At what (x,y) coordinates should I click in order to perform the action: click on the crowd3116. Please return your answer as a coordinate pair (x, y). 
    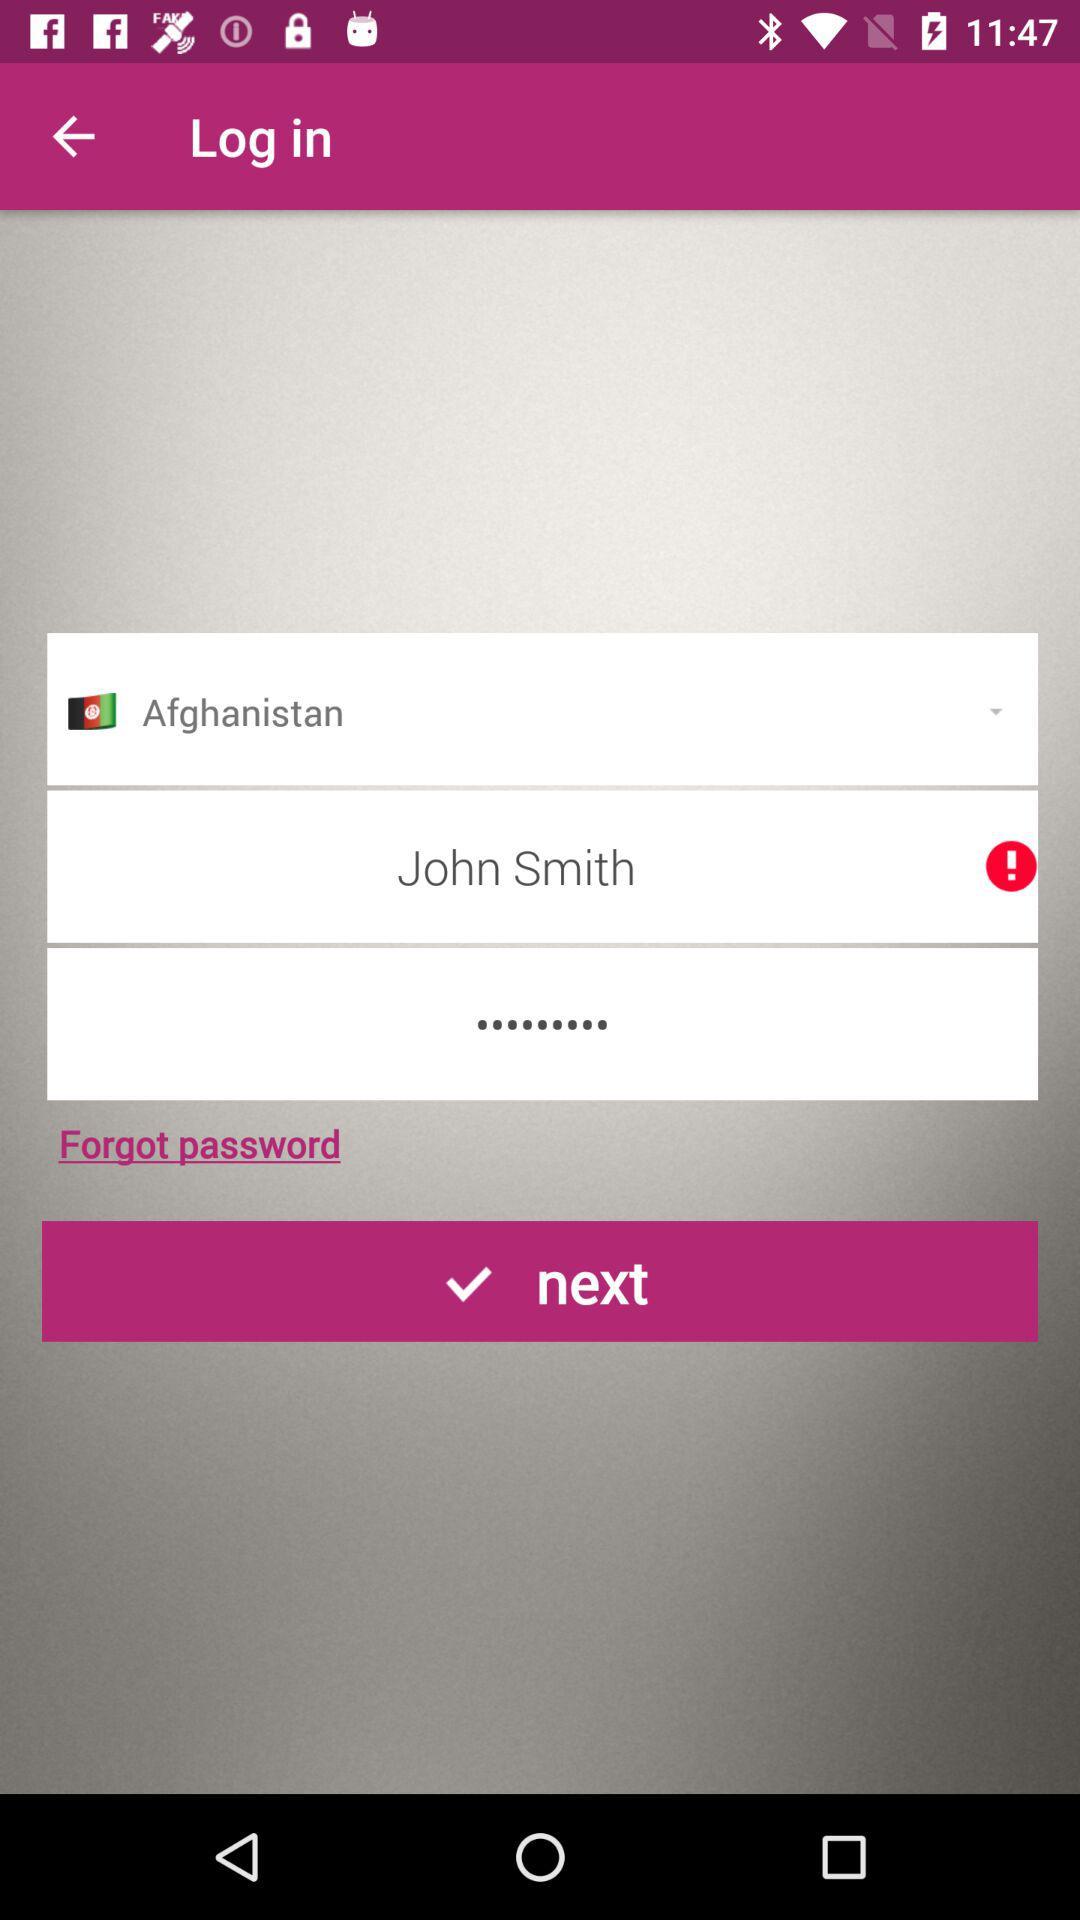
    Looking at the image, I should click on (542, 1024).